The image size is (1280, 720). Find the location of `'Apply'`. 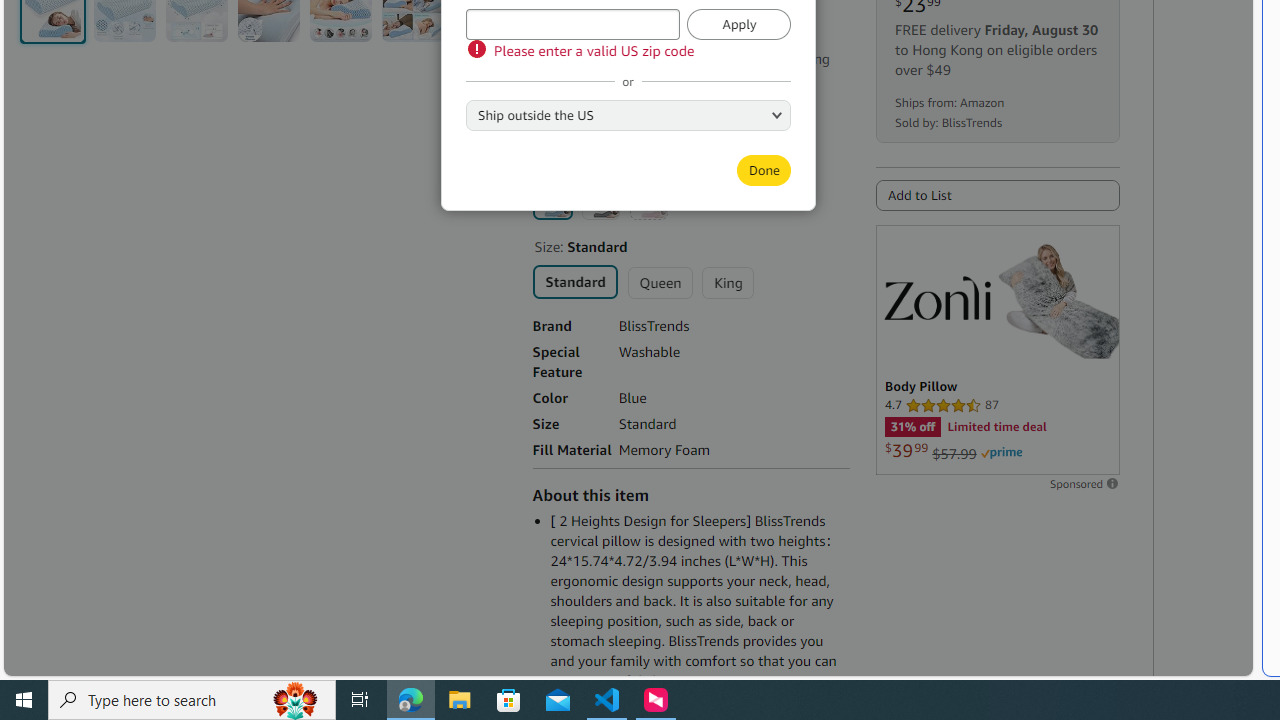

'Apply' is located at coordinates (738, 24).